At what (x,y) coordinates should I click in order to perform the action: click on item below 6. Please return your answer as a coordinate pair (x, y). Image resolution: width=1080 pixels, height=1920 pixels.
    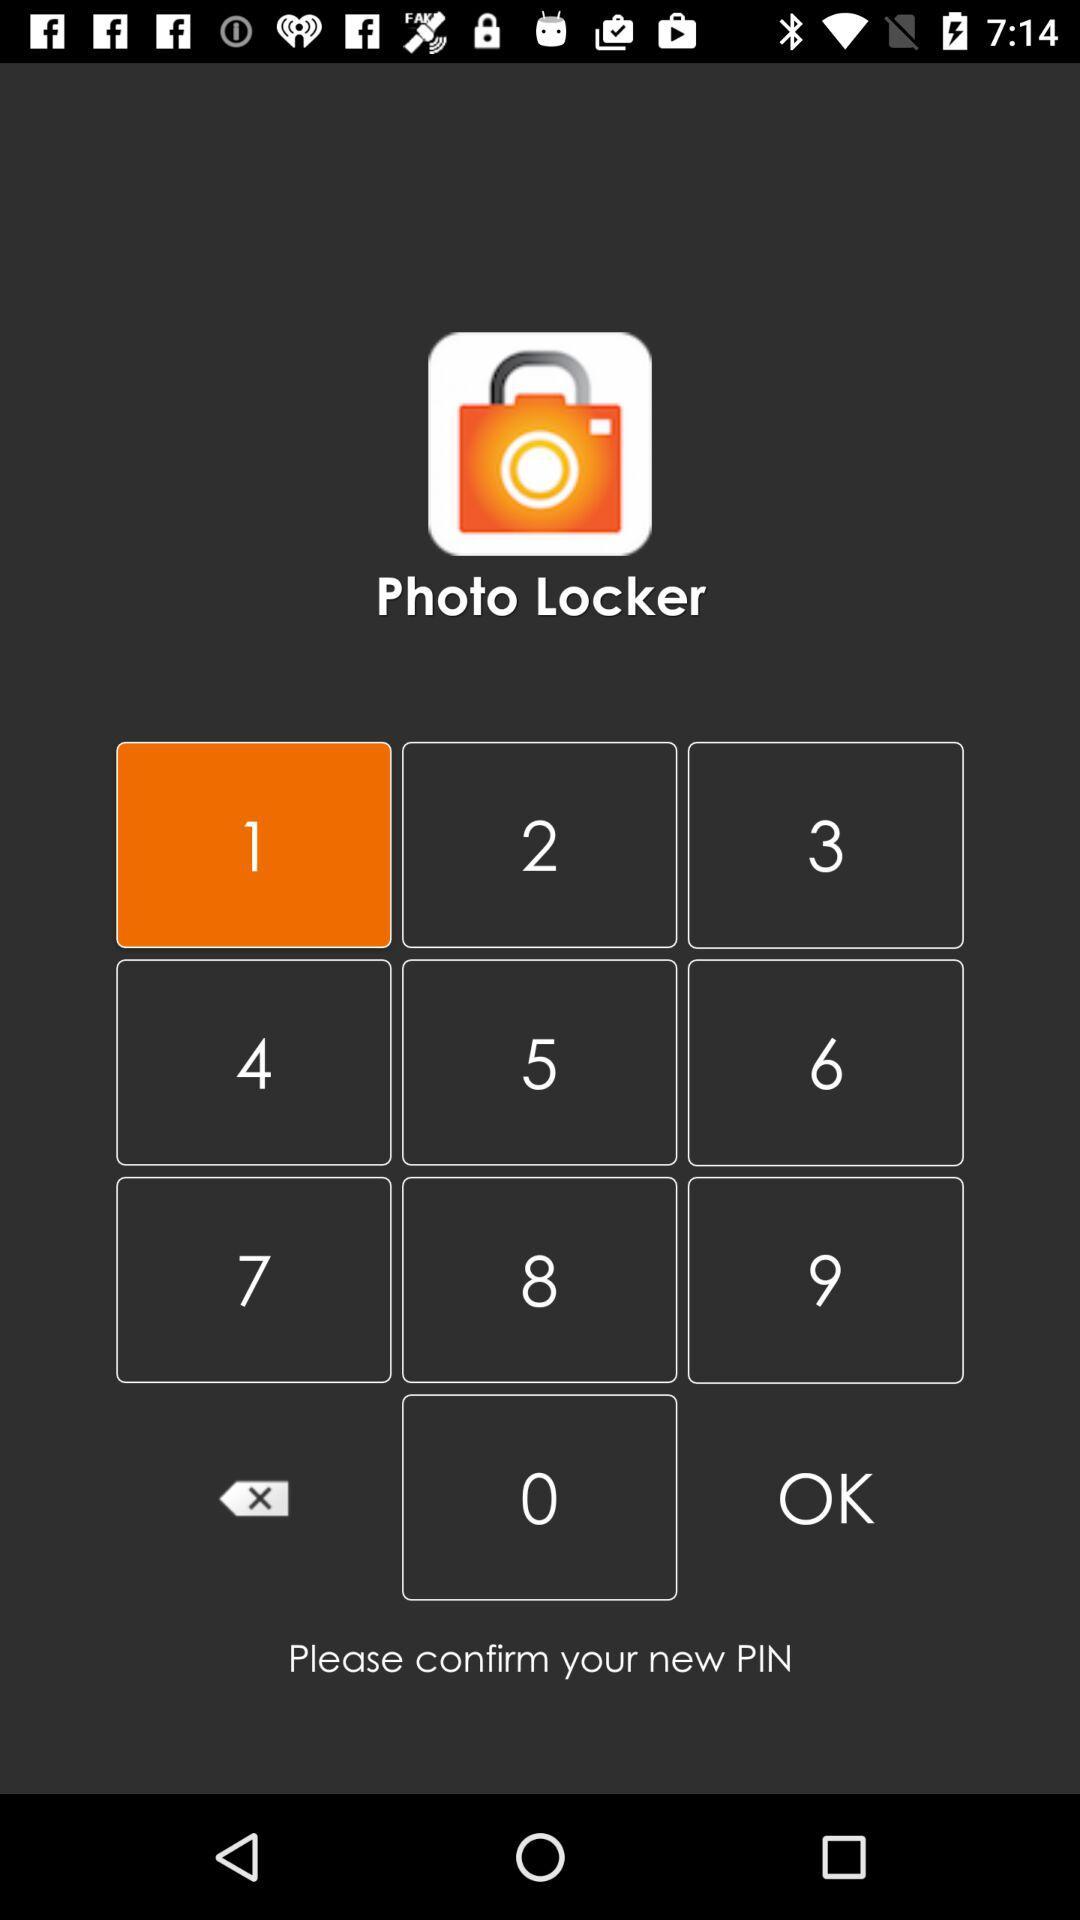
    Looking at the image, I should click on (825, 1280).